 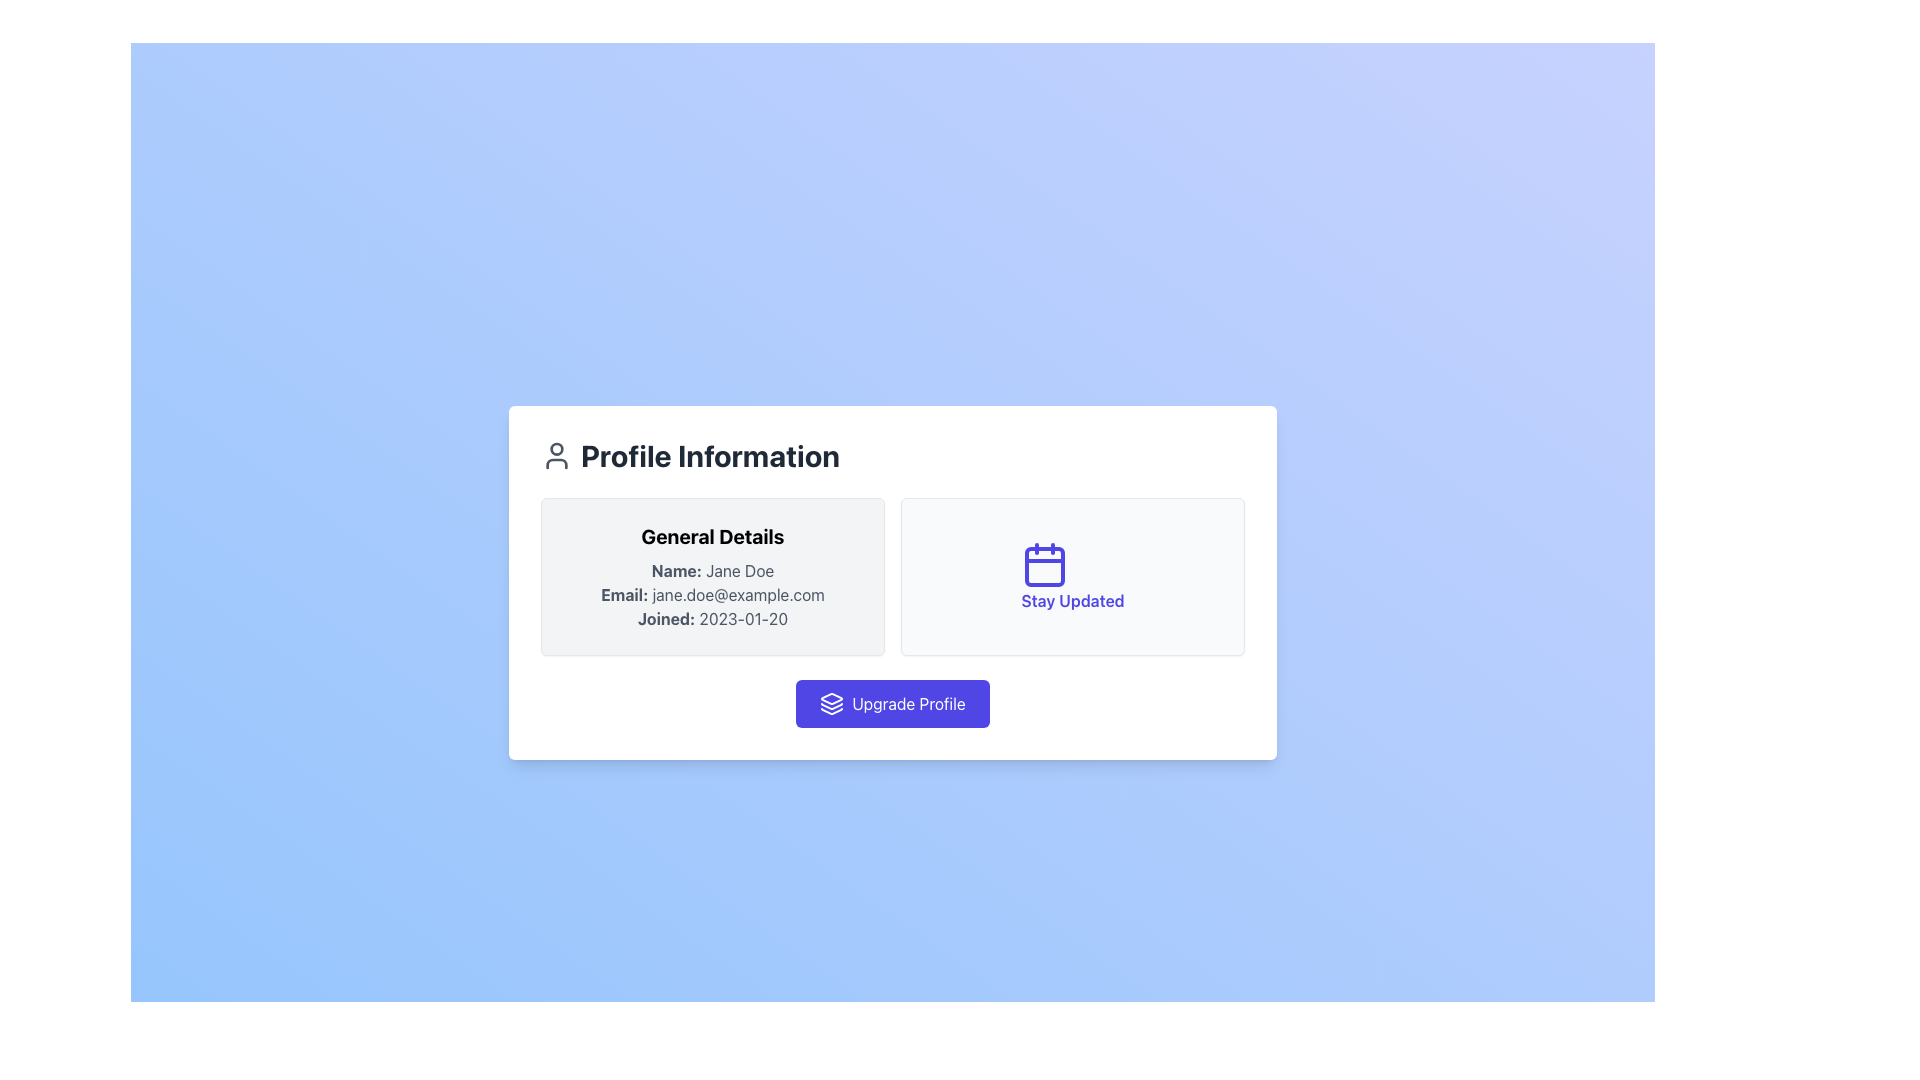 I want to click on static text element that displays 'Email: jane.doe@example.com', located in the 'General Details' section, positioned between 'Name: Jane Doe' and 'Joined: 2023-01-20', so click(x=713, y=593).